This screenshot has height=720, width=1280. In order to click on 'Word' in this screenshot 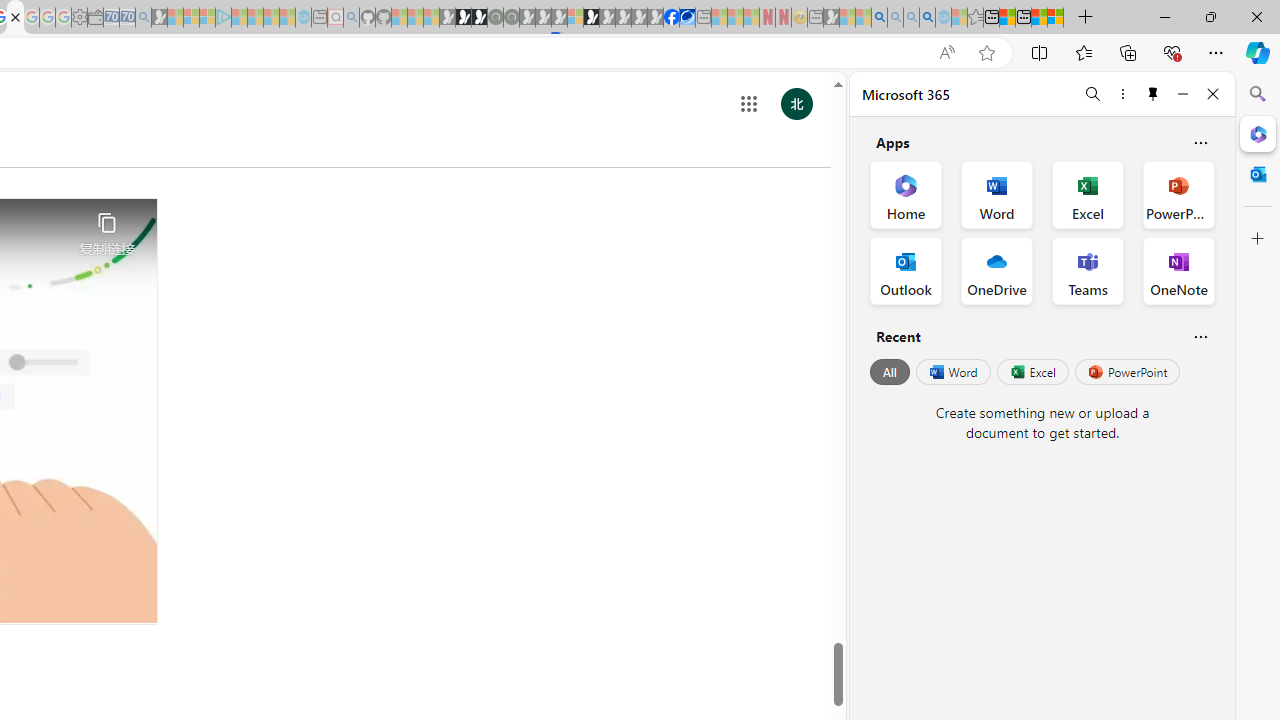, I will do `click(951, 372)`.